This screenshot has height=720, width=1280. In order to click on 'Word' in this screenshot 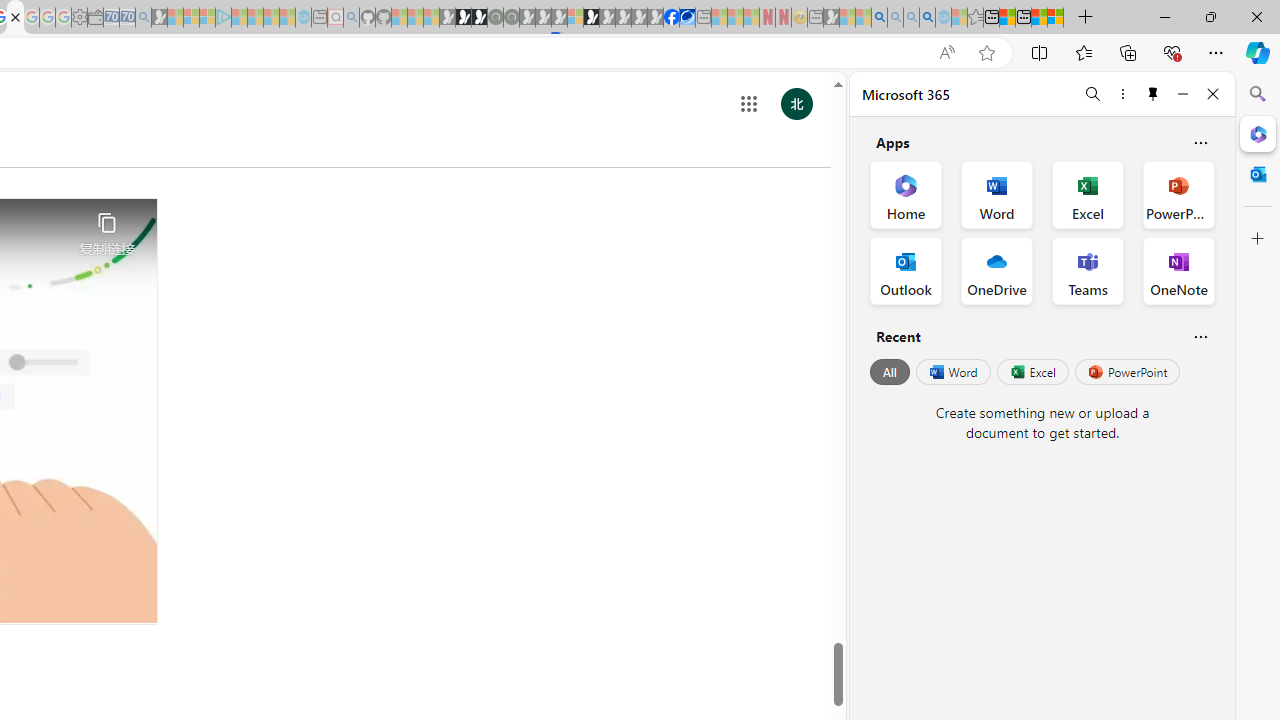, I will do `click(951, 372)`.